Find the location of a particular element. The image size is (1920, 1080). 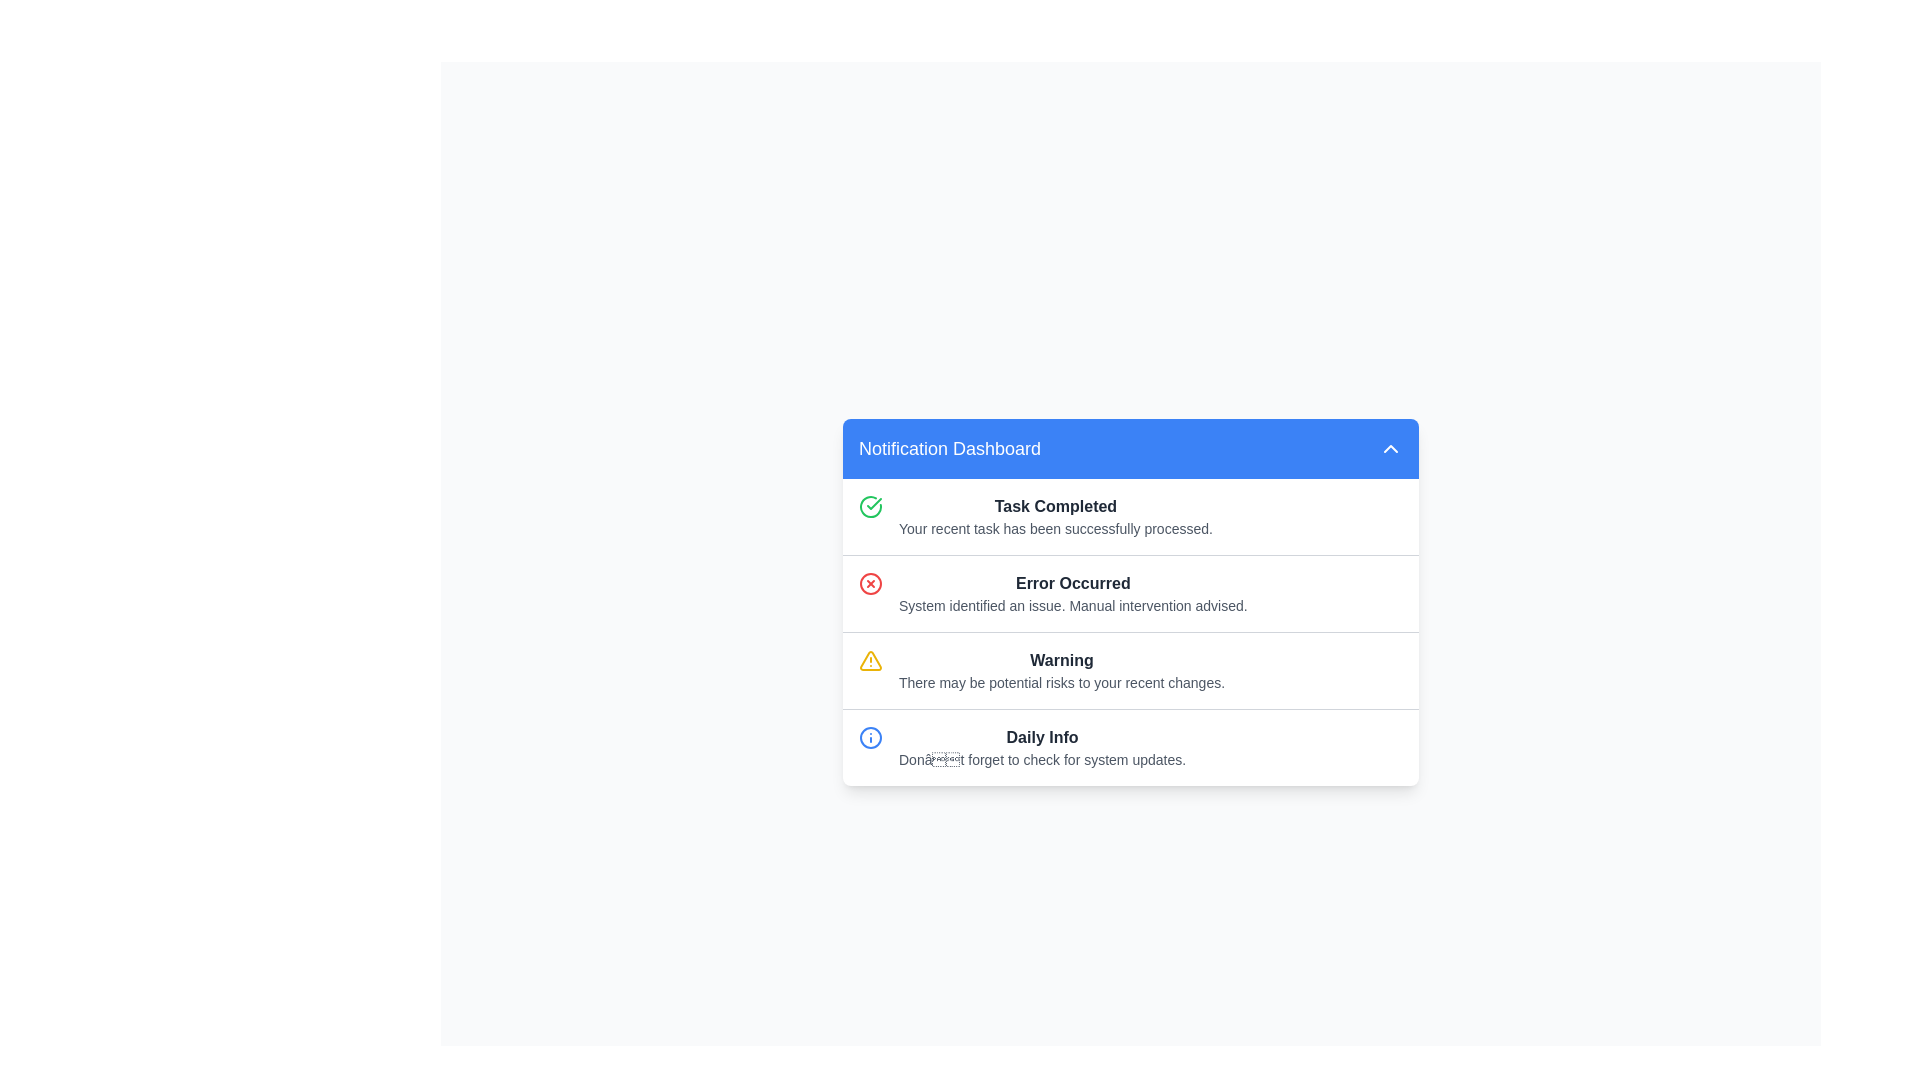

the information indicator icon located to the left of the 'Daily Info' label in the Notification Dashboard is located at coordinates (870, 737).